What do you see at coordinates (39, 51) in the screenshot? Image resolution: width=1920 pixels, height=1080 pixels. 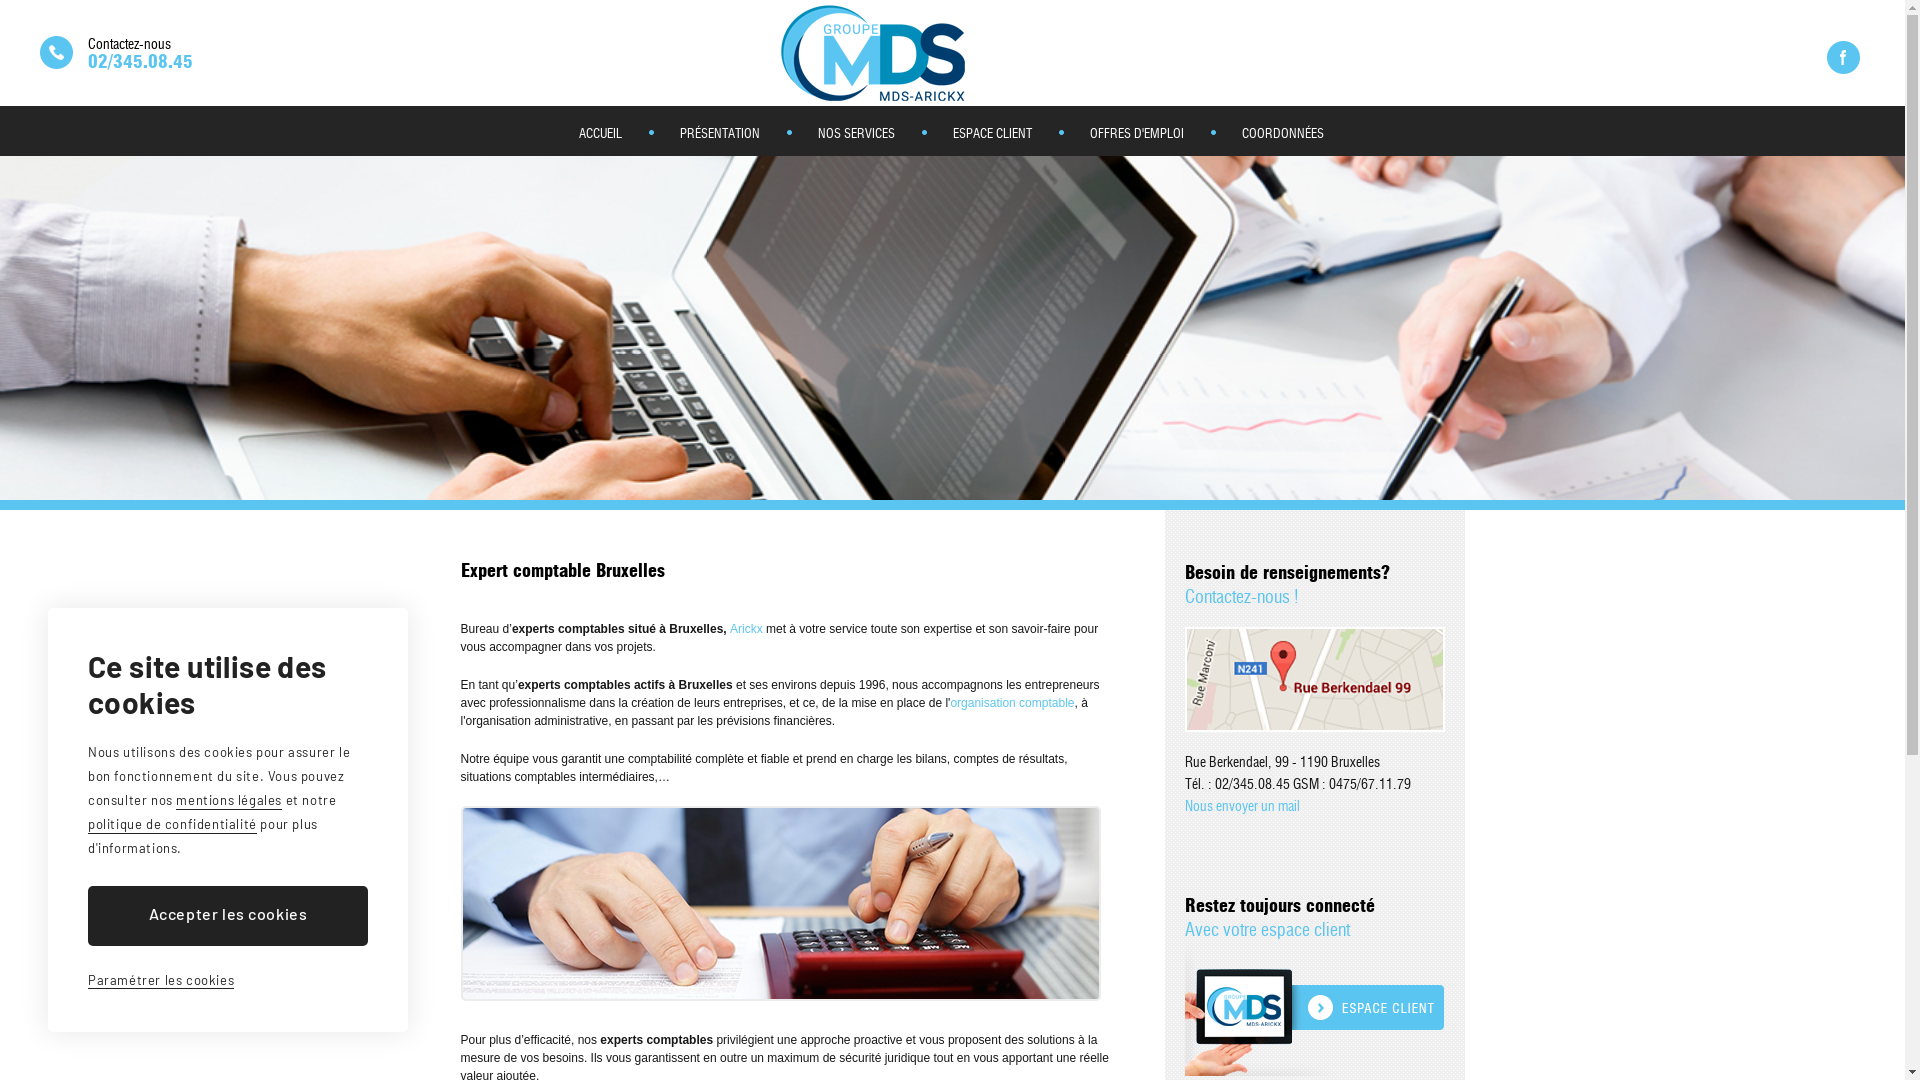 I see `'Nous contacter'` at bounding box center [39, 51].